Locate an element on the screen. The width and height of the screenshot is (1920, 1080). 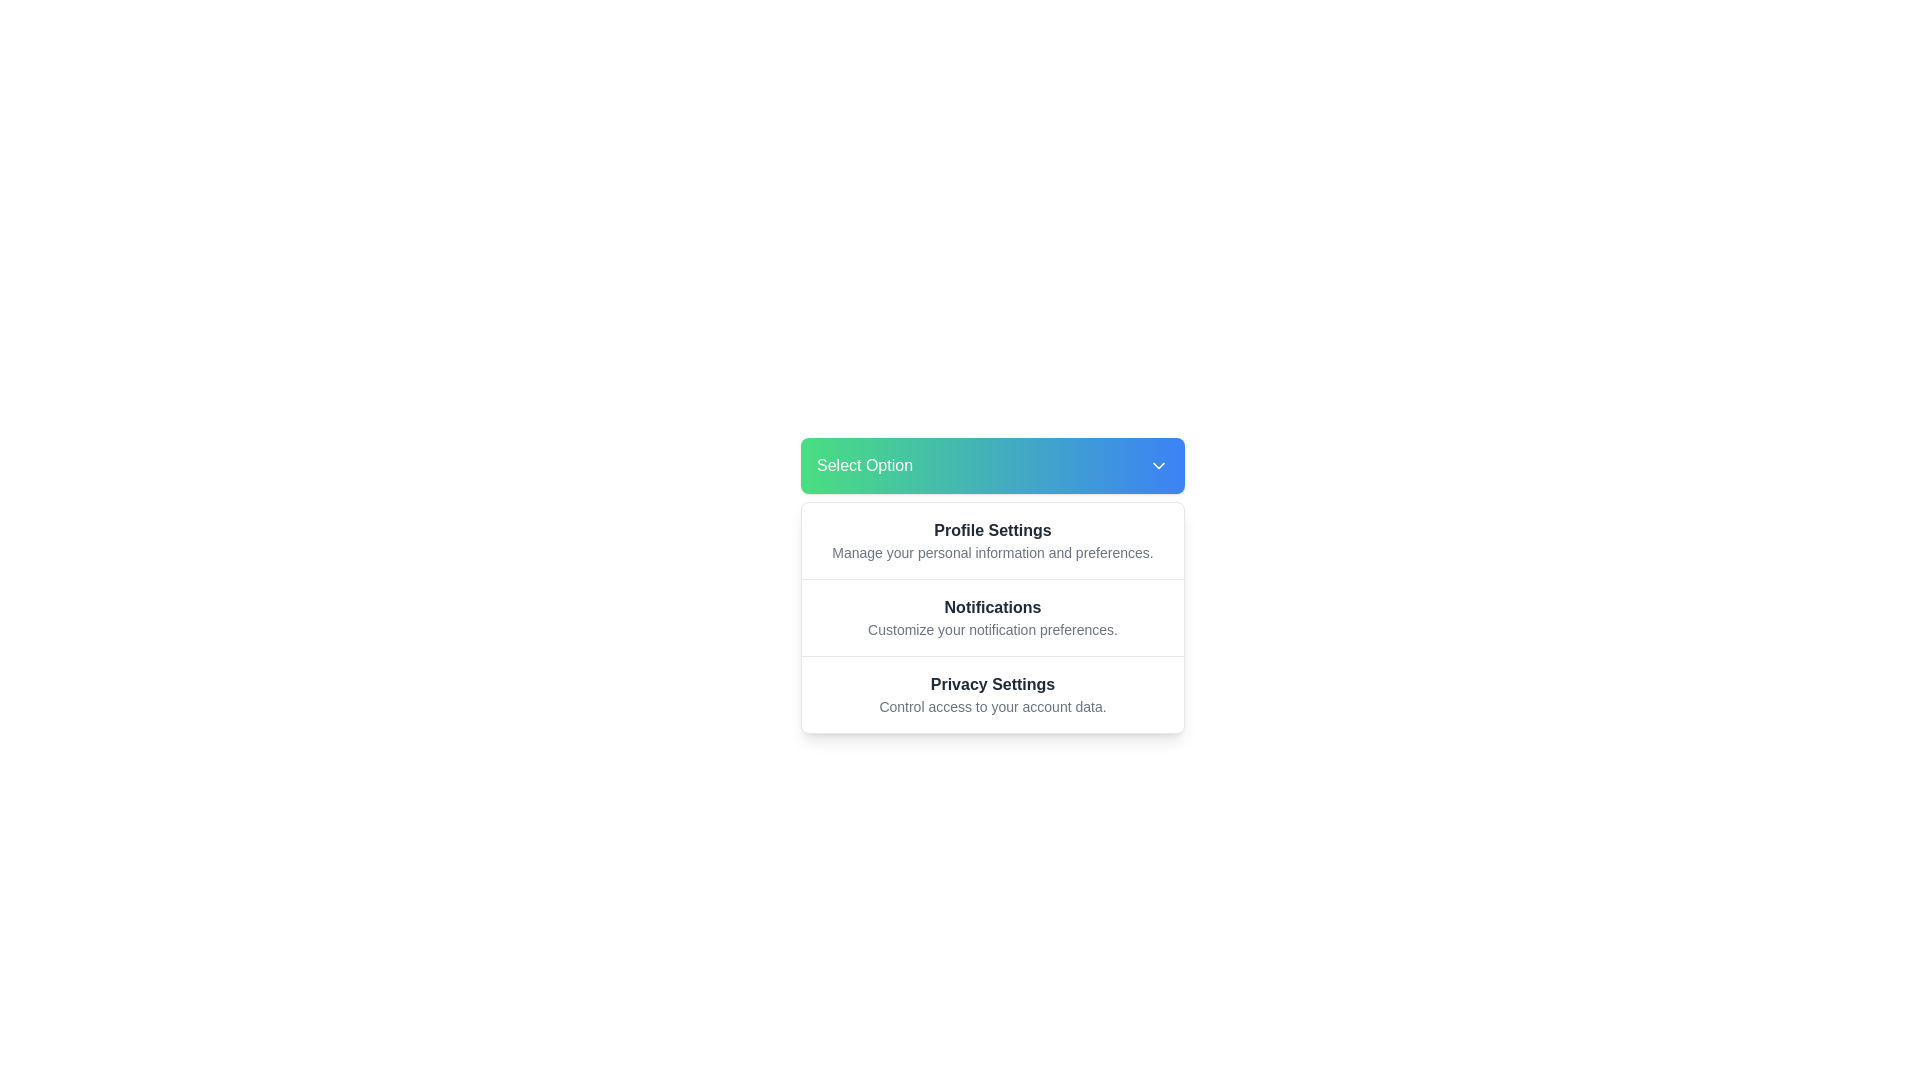
the interactive list item that allows access is located at coordinates (993, 616).